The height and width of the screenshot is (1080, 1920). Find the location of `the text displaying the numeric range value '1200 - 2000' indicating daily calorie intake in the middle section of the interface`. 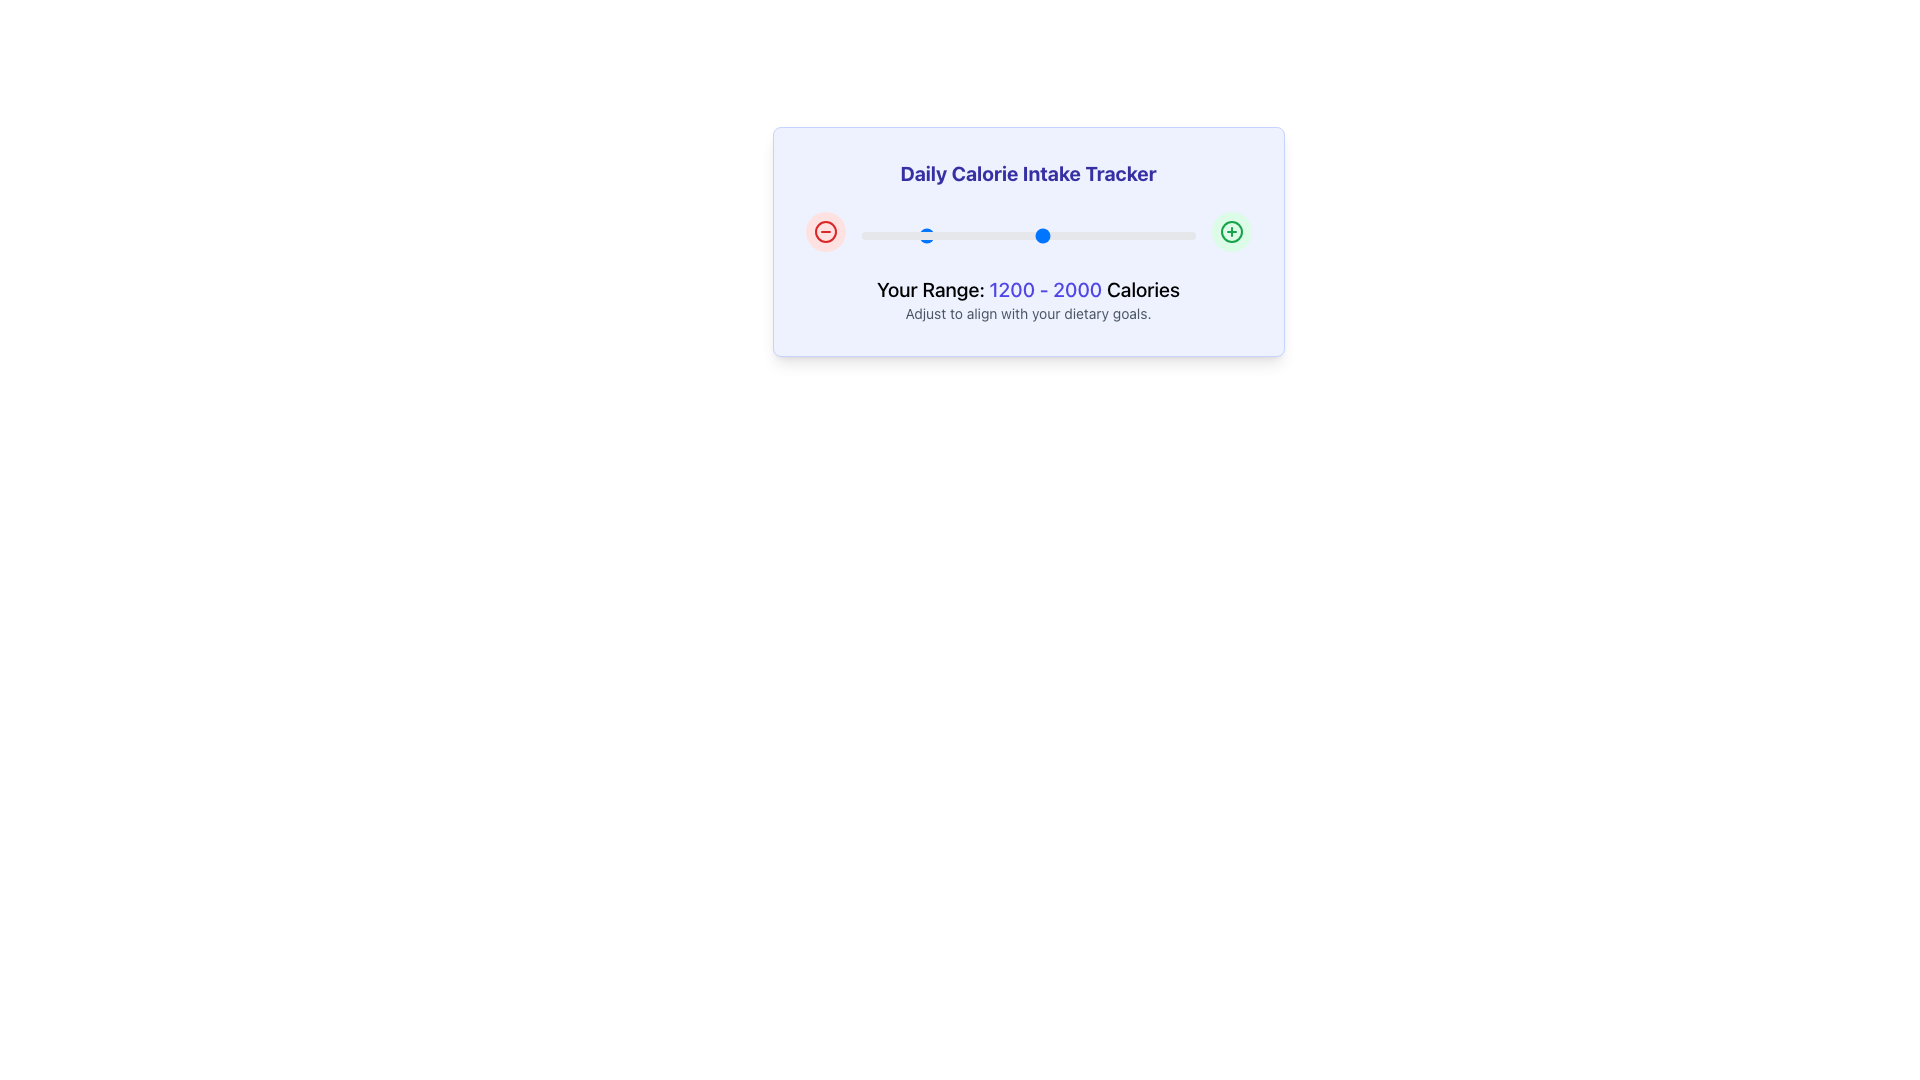

the text displaying the numeric range value '1200 - 2000' indicating daily calorie intake in the middle section of the interface is located at coordinates (1044, 289).